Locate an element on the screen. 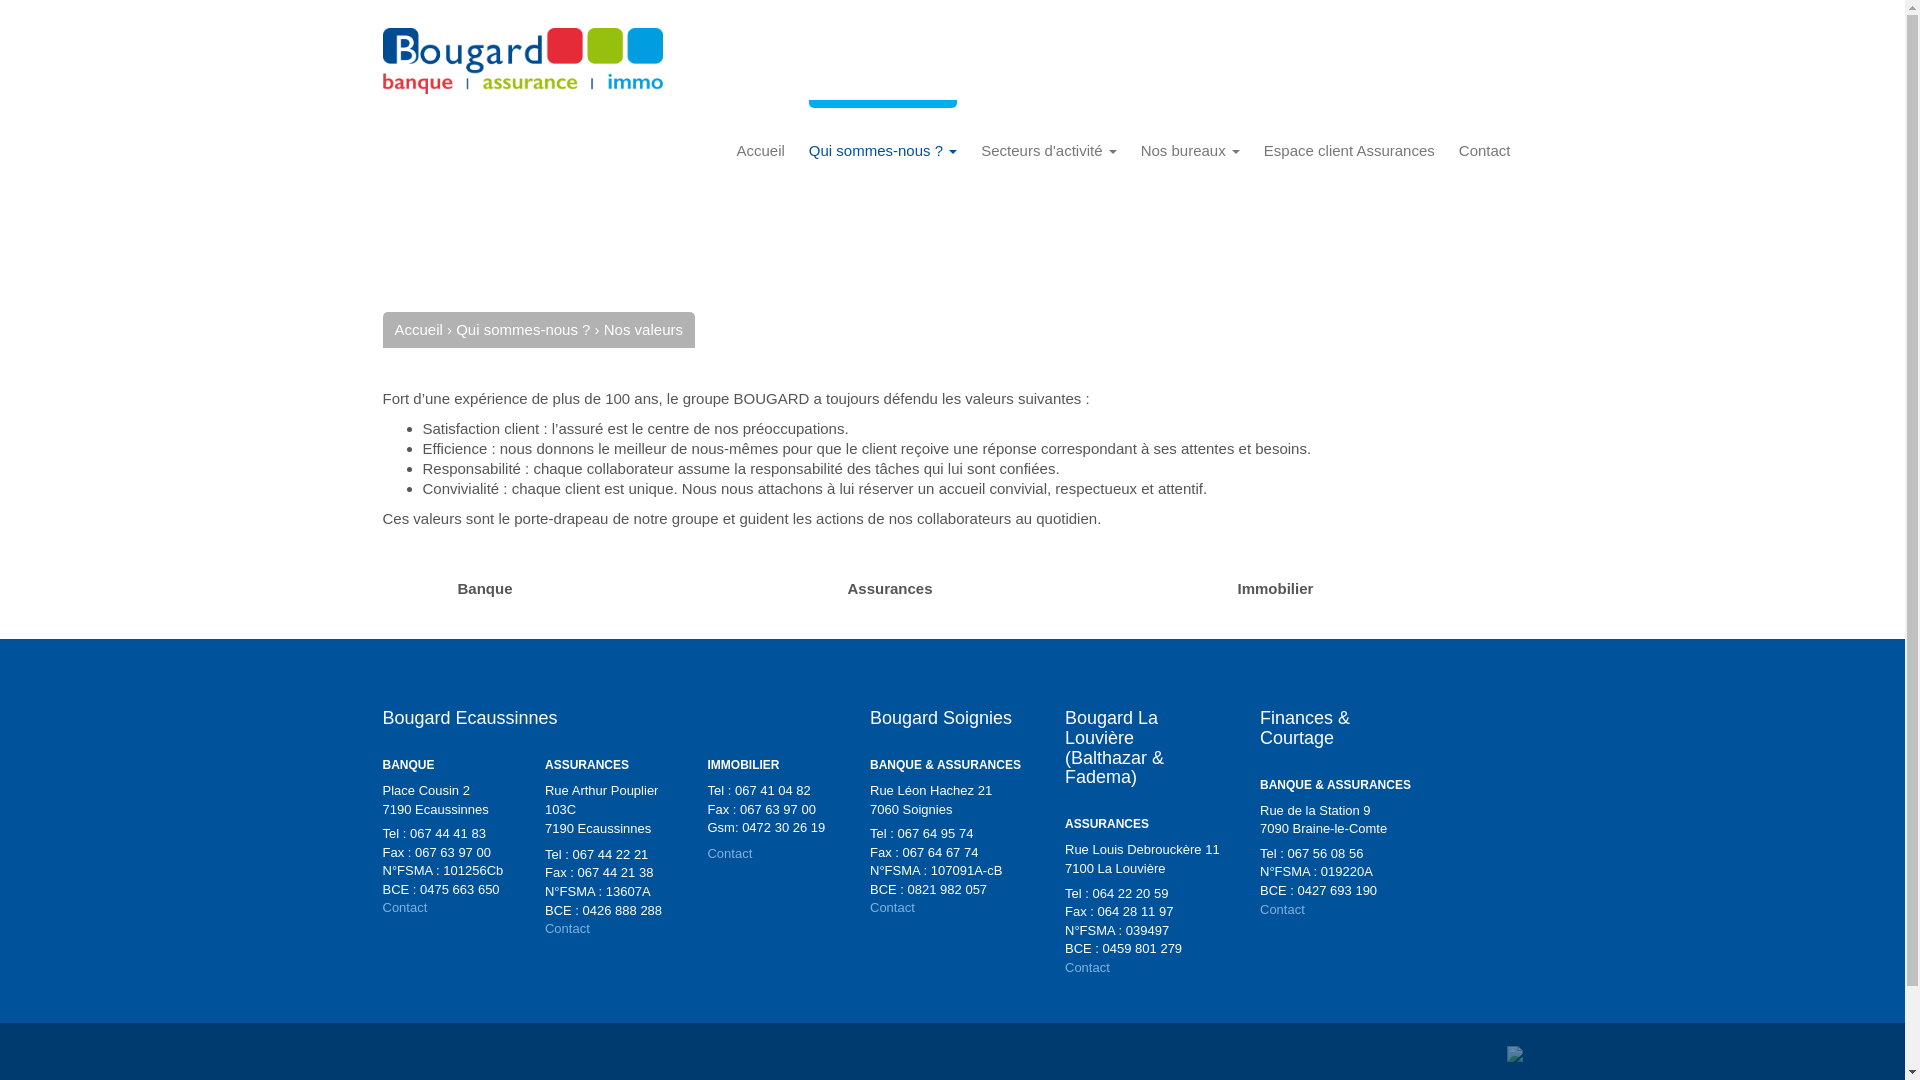  'Assurances' is located at coordinates (860, 589).